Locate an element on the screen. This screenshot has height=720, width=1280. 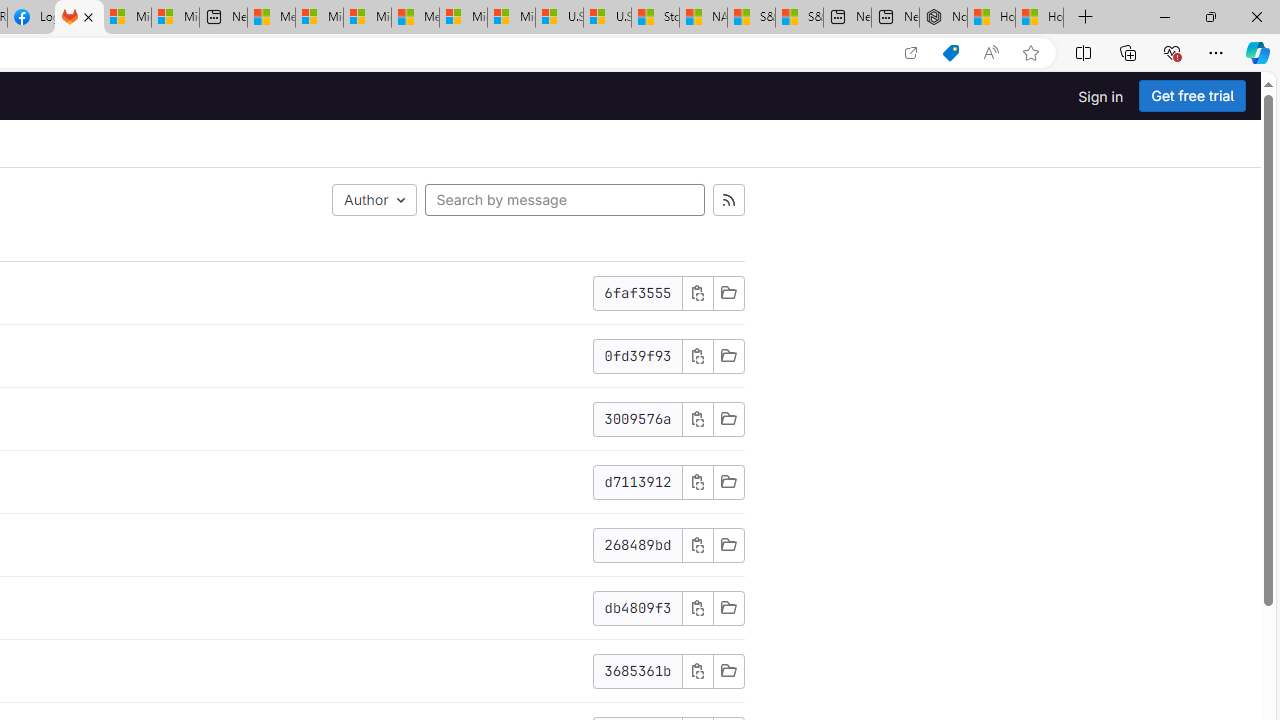
'Get free trial' is located at coordinates (1192, 96).